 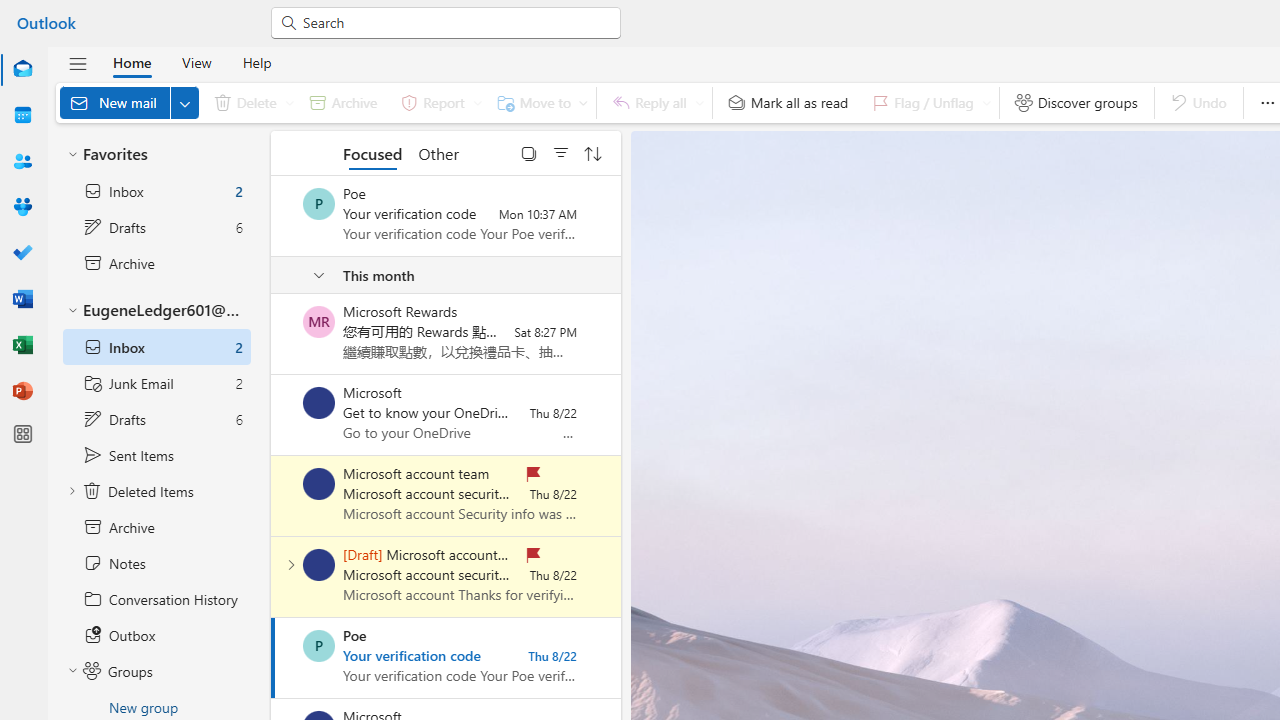 I want to click on 'Expand to see delete options', so click(x=288, y=102).